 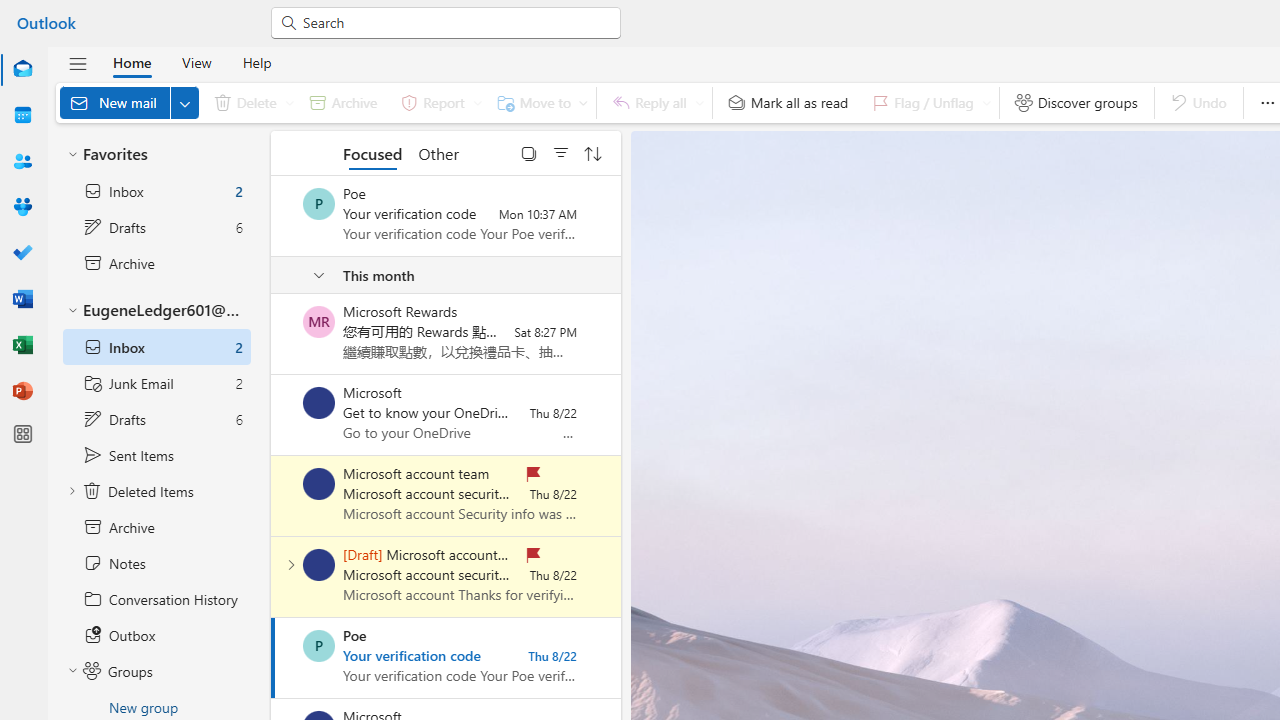 I want to click on 'Expand to see delete options', so click(x=288, y=102).